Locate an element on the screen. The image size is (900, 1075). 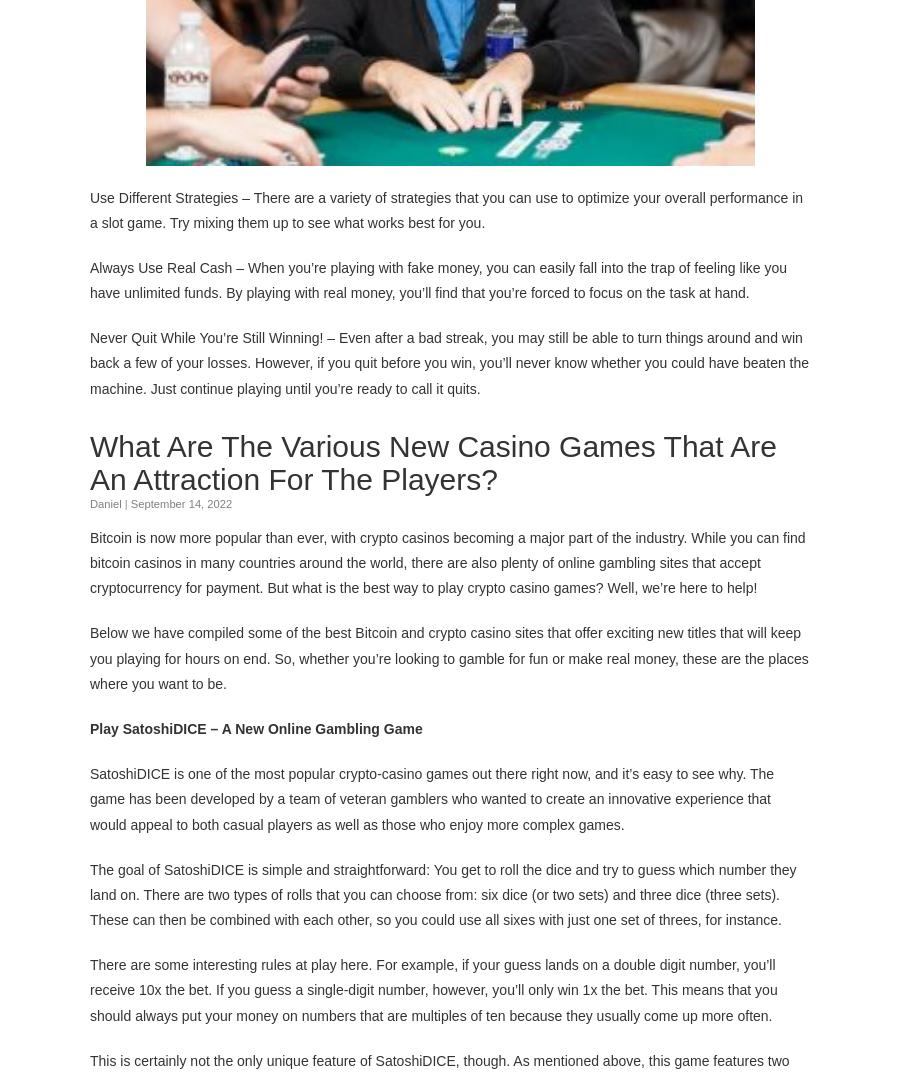
'Play SatoshiDICE – A New Online Gambling Game' is located at coordinates (89, 726).